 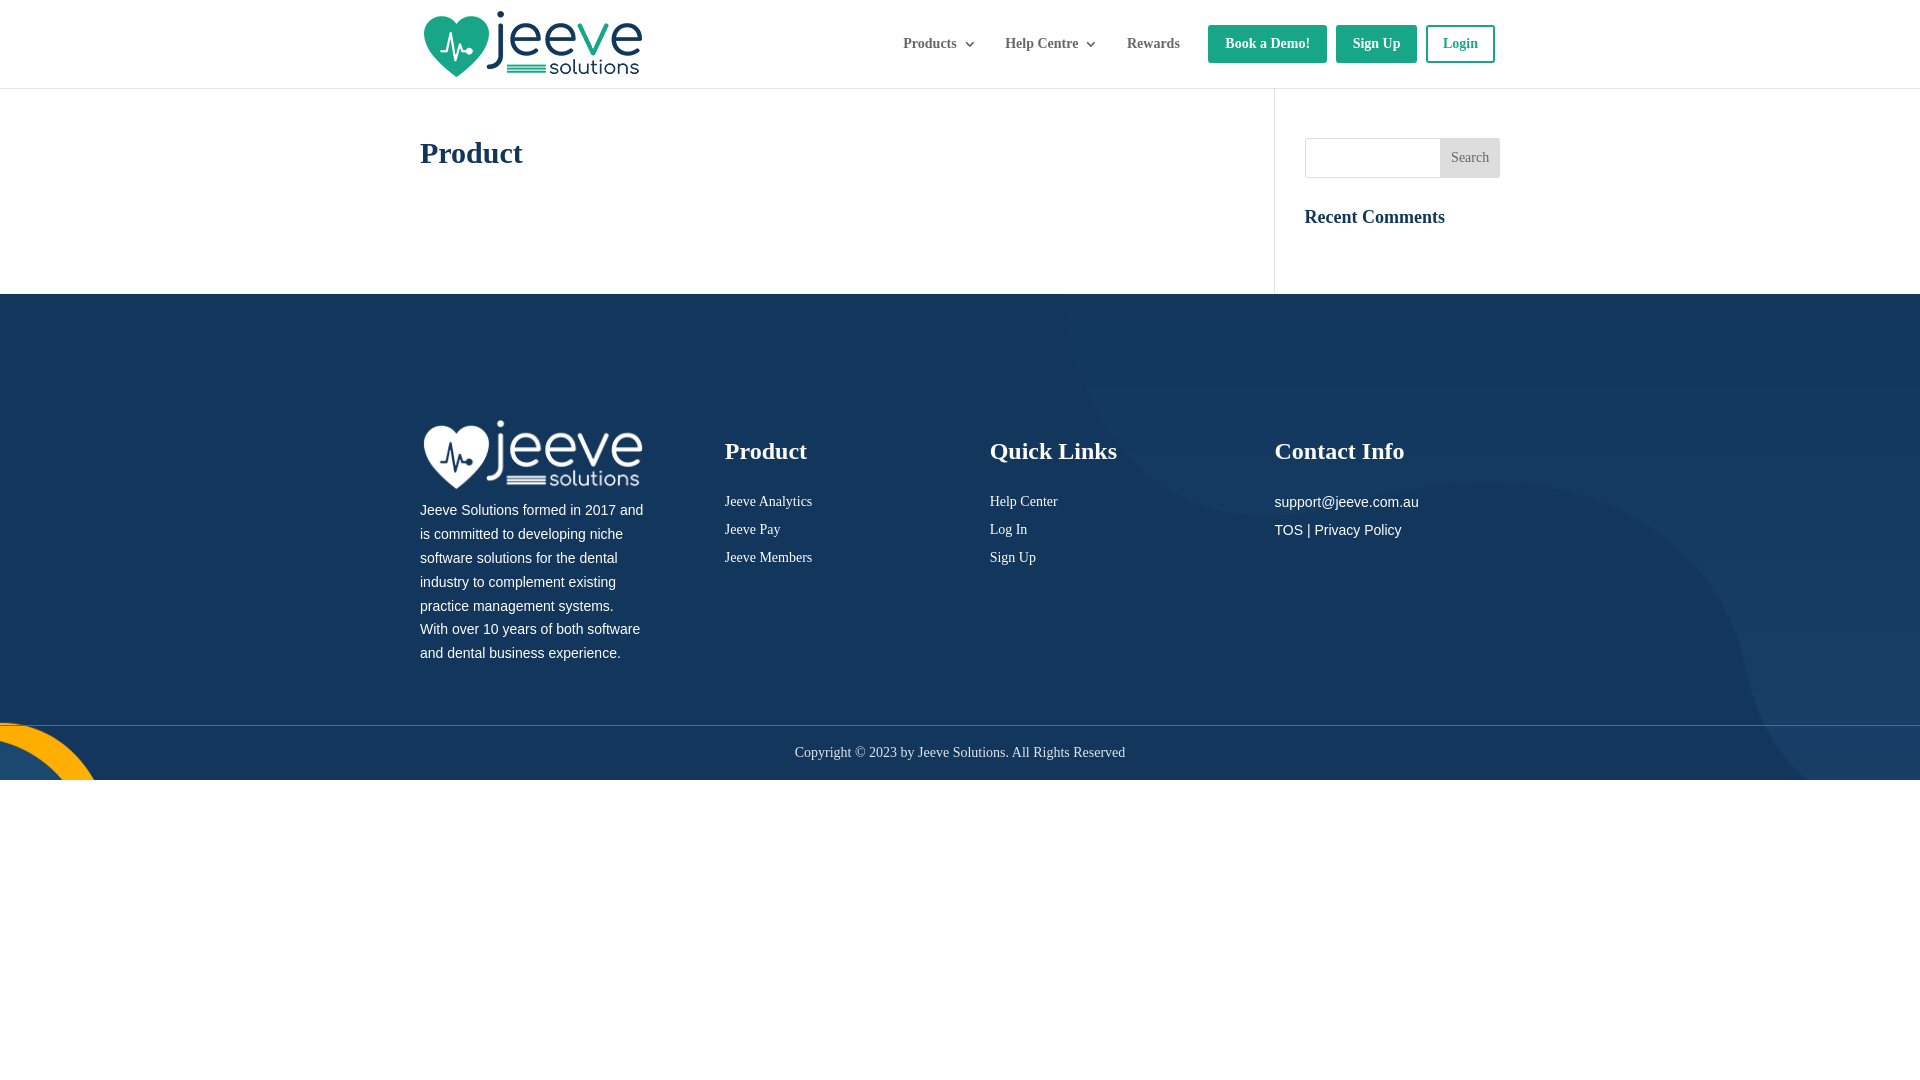 What do you see at coordinates (1153, 43) in the screenshot?
I see `'Rewards'` at bounding box center [1153, 43].